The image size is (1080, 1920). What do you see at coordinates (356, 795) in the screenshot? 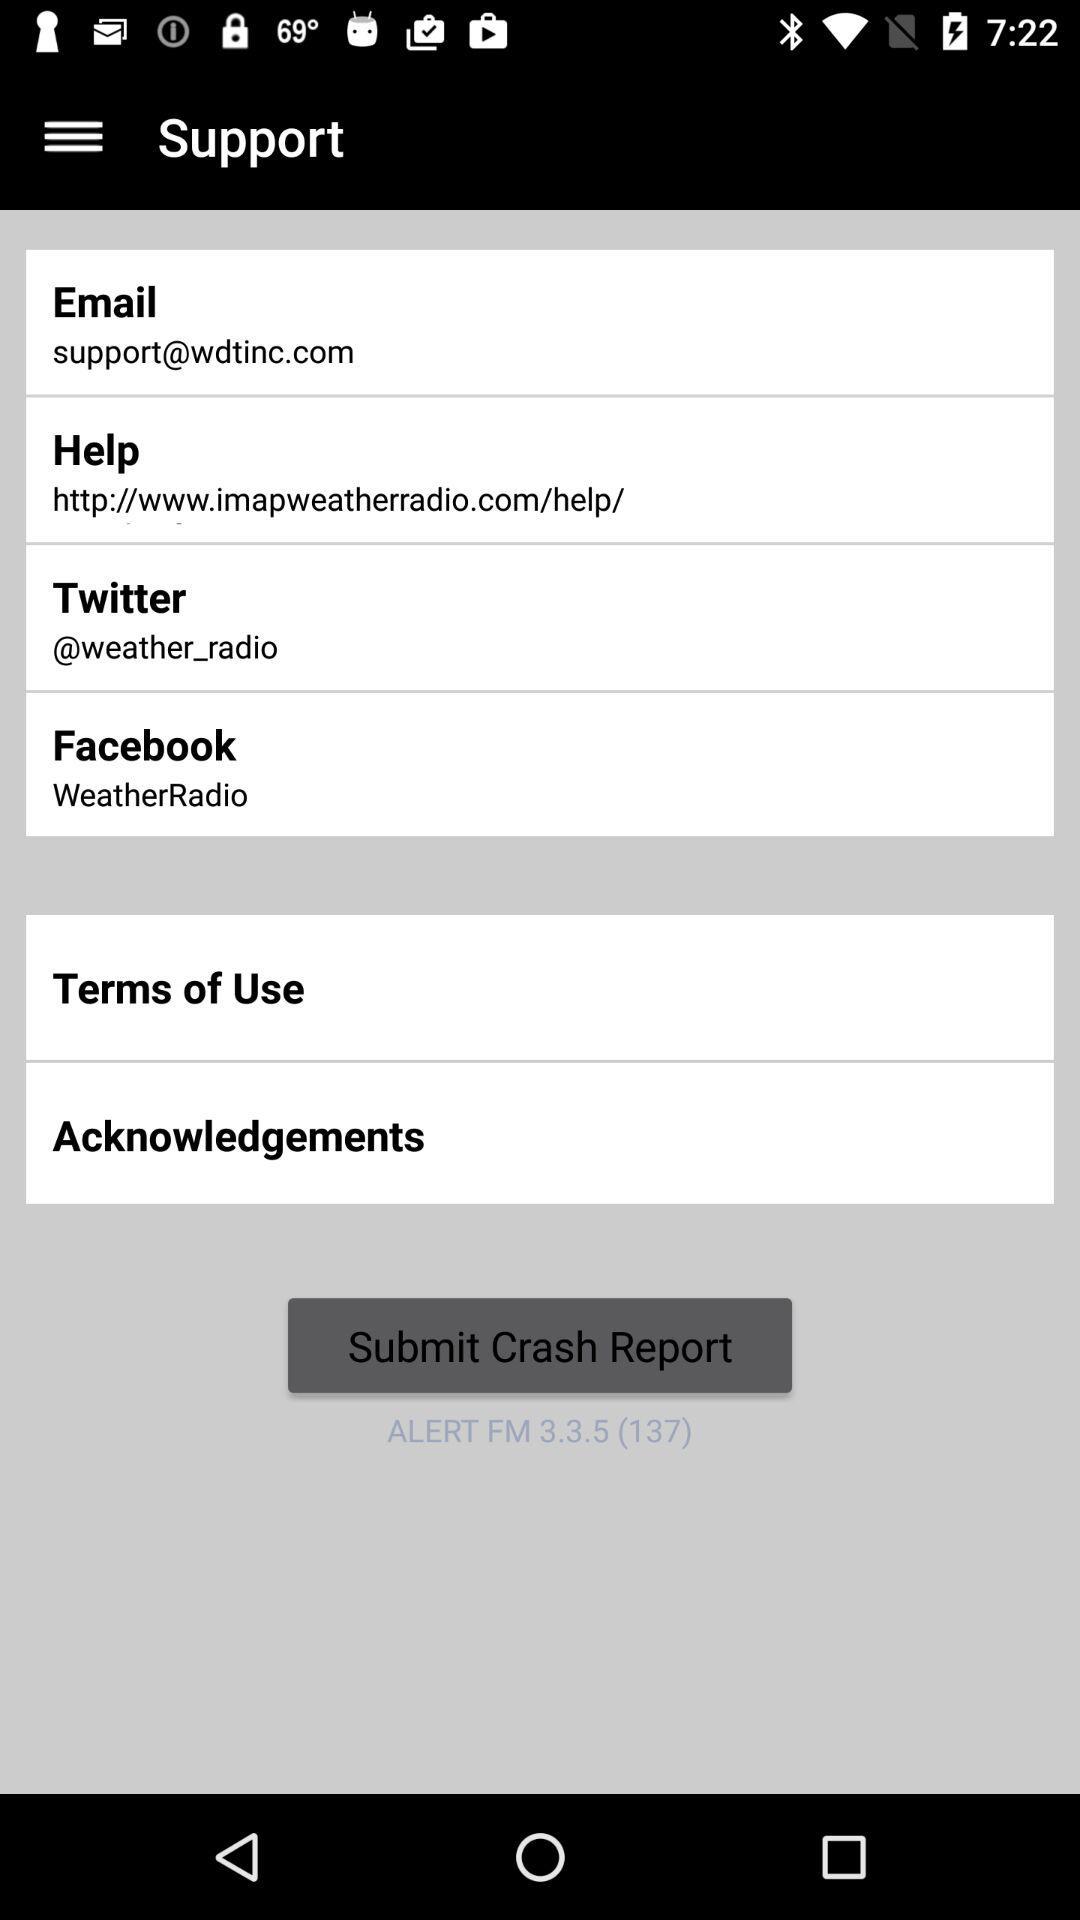
I see `item above the terms of use item` at bounding box center [356, 795].